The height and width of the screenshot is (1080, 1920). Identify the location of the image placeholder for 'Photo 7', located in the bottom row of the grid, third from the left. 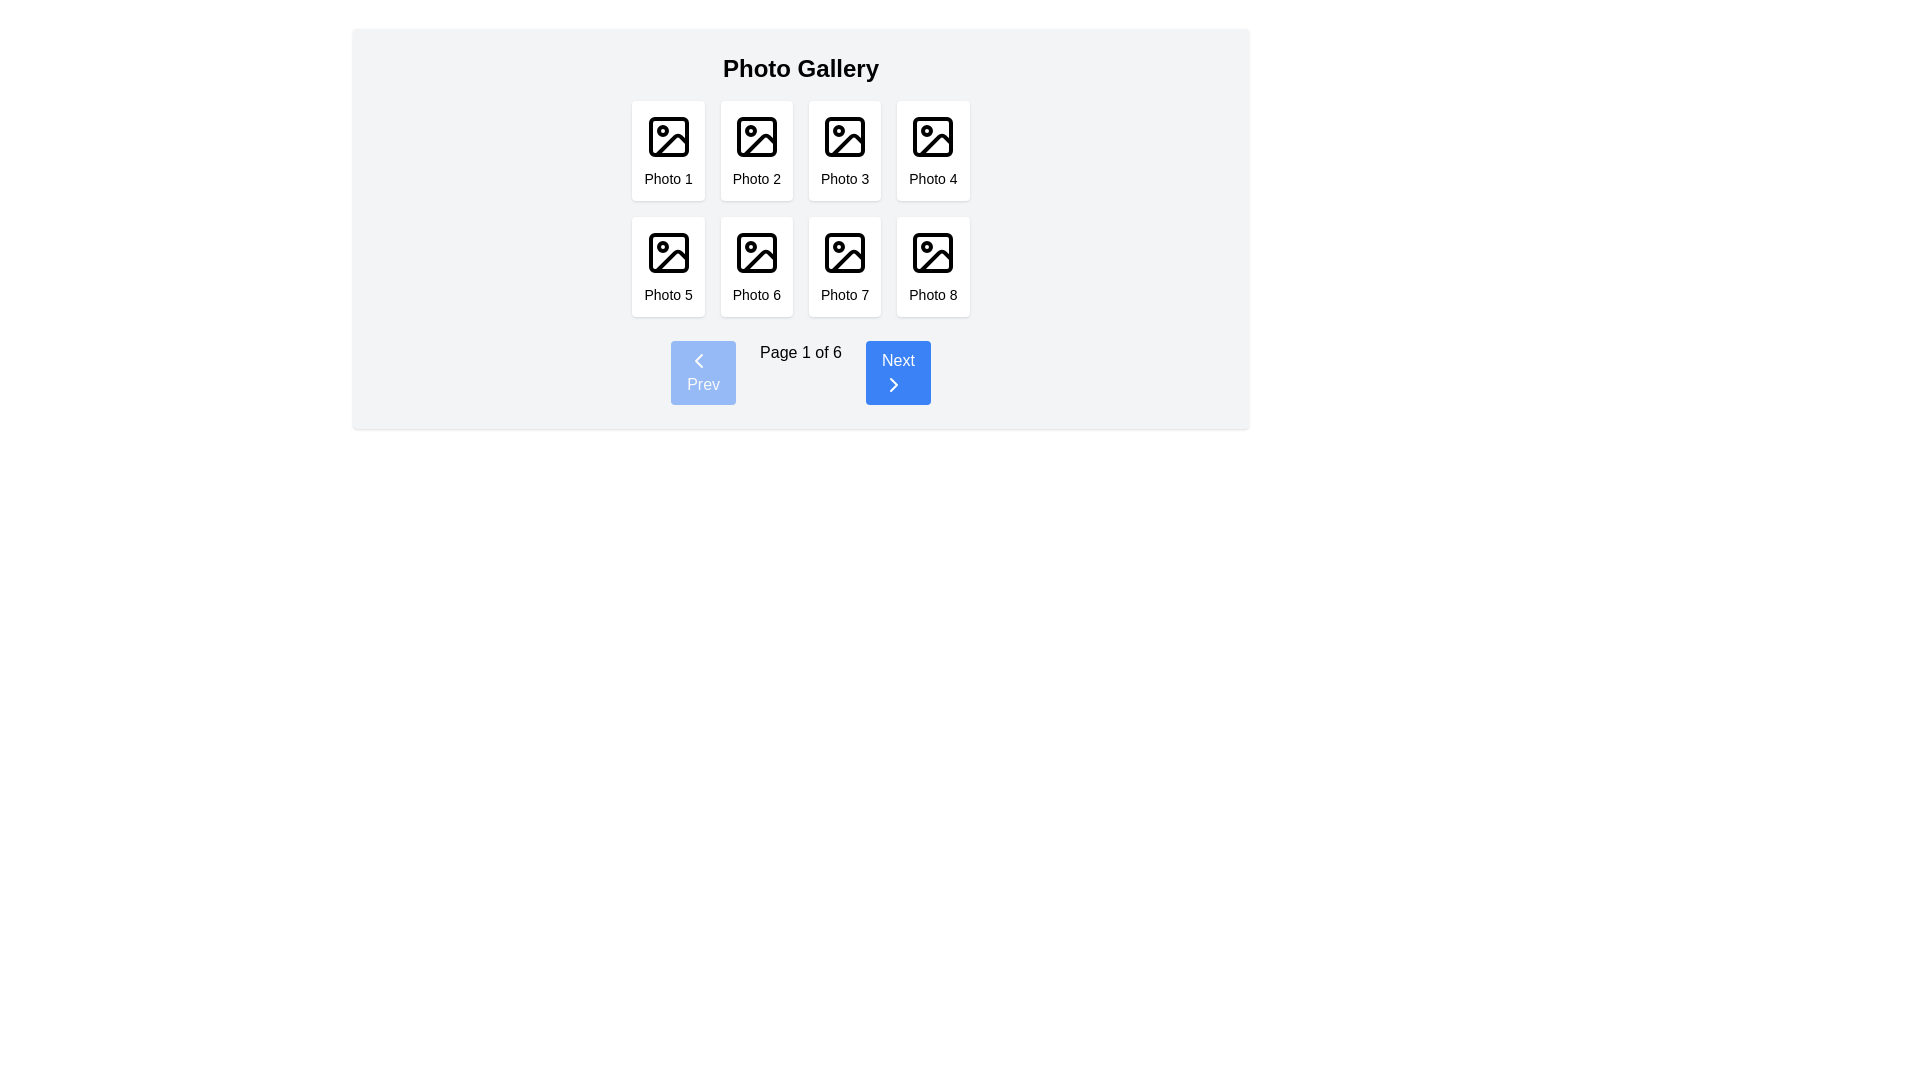
(845, 252).